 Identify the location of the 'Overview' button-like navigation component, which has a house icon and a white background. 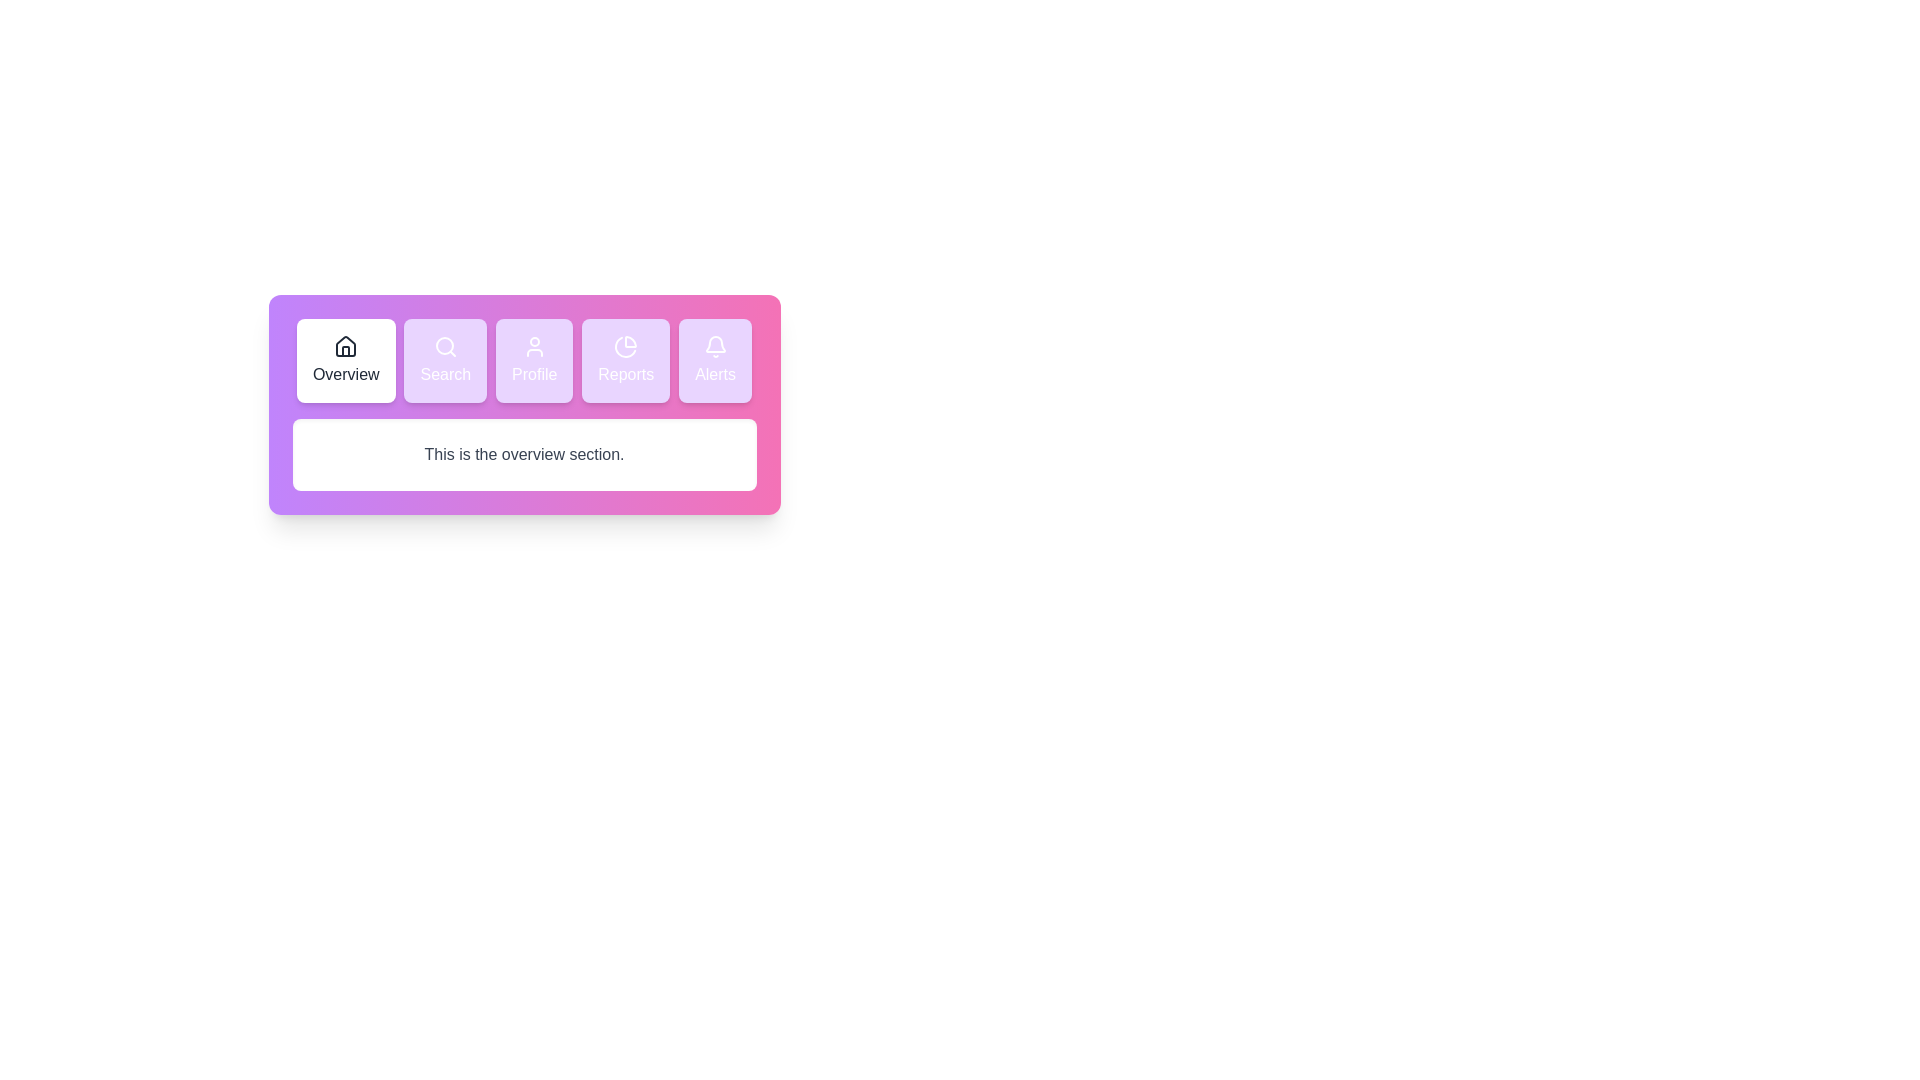
(346, 361).